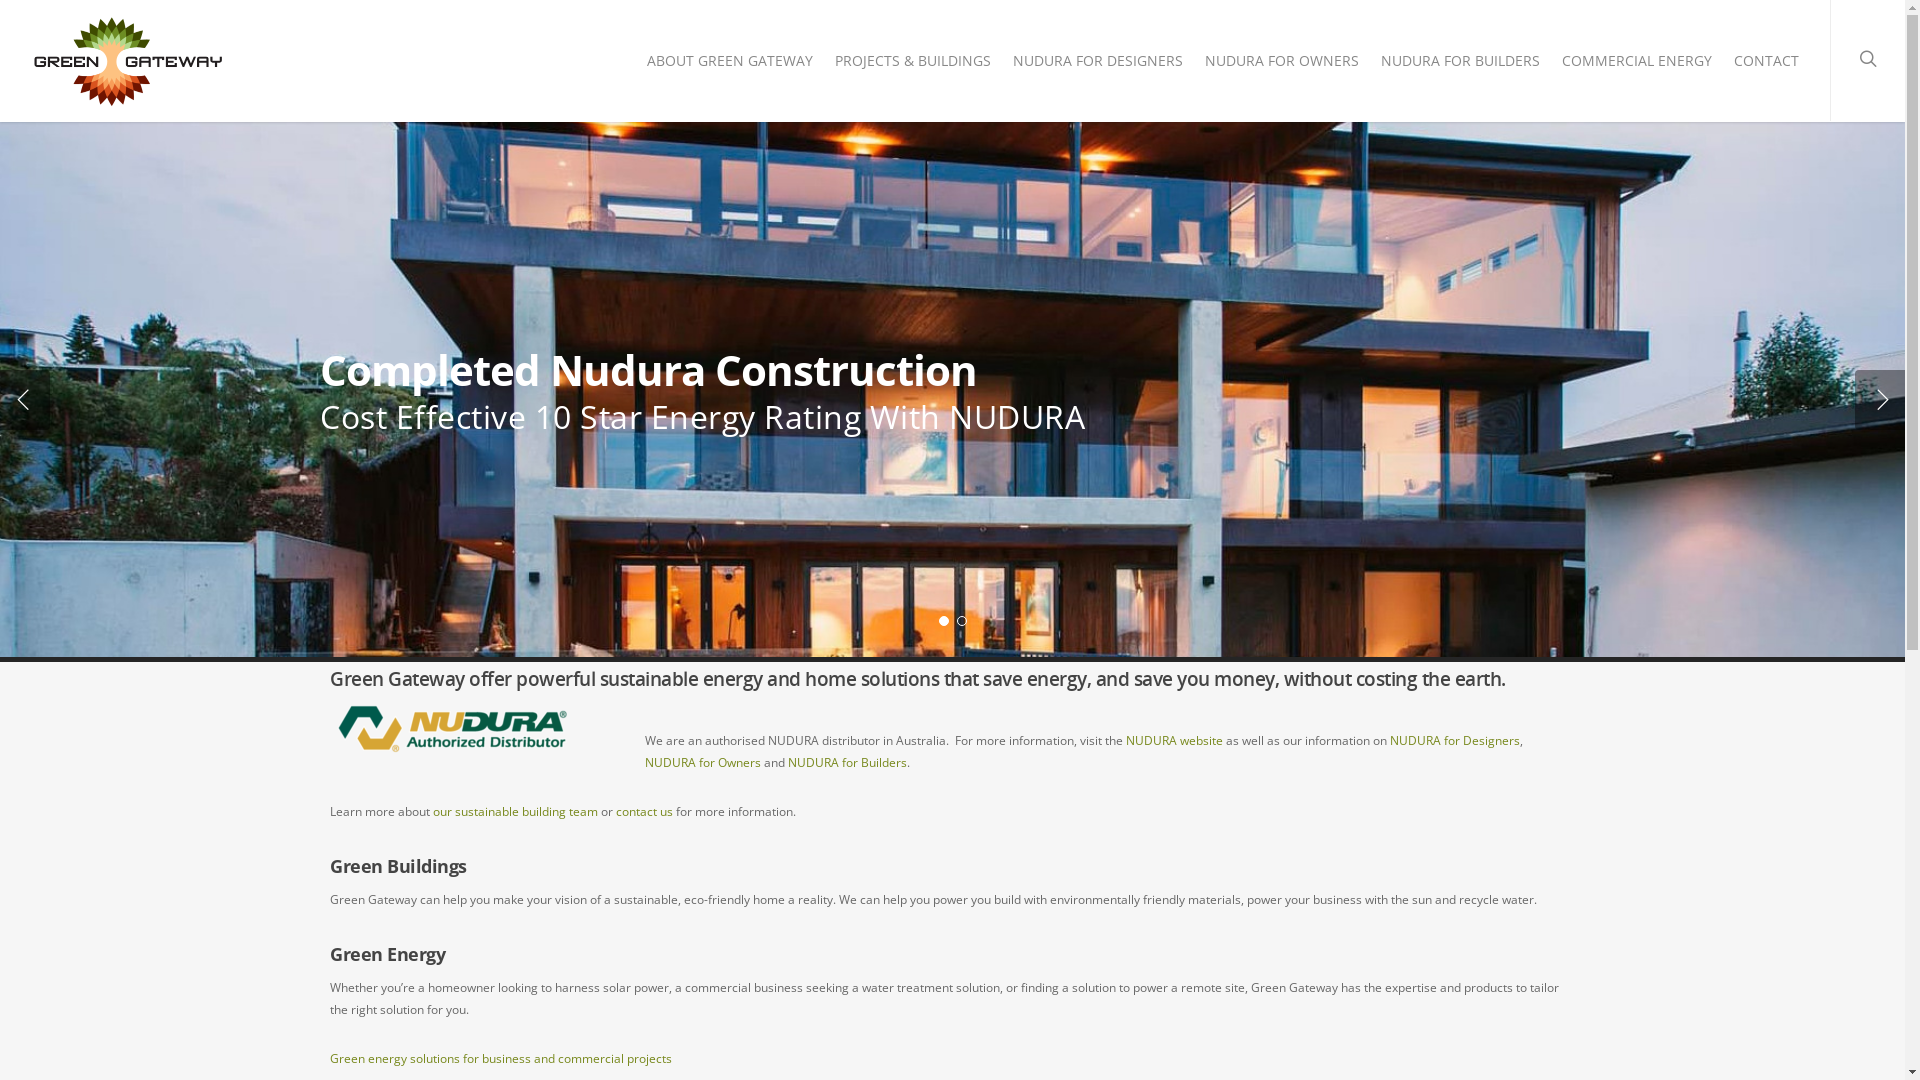  I want to click on 'NUDURA FOR DESIGNERS', so click(1003, 64).